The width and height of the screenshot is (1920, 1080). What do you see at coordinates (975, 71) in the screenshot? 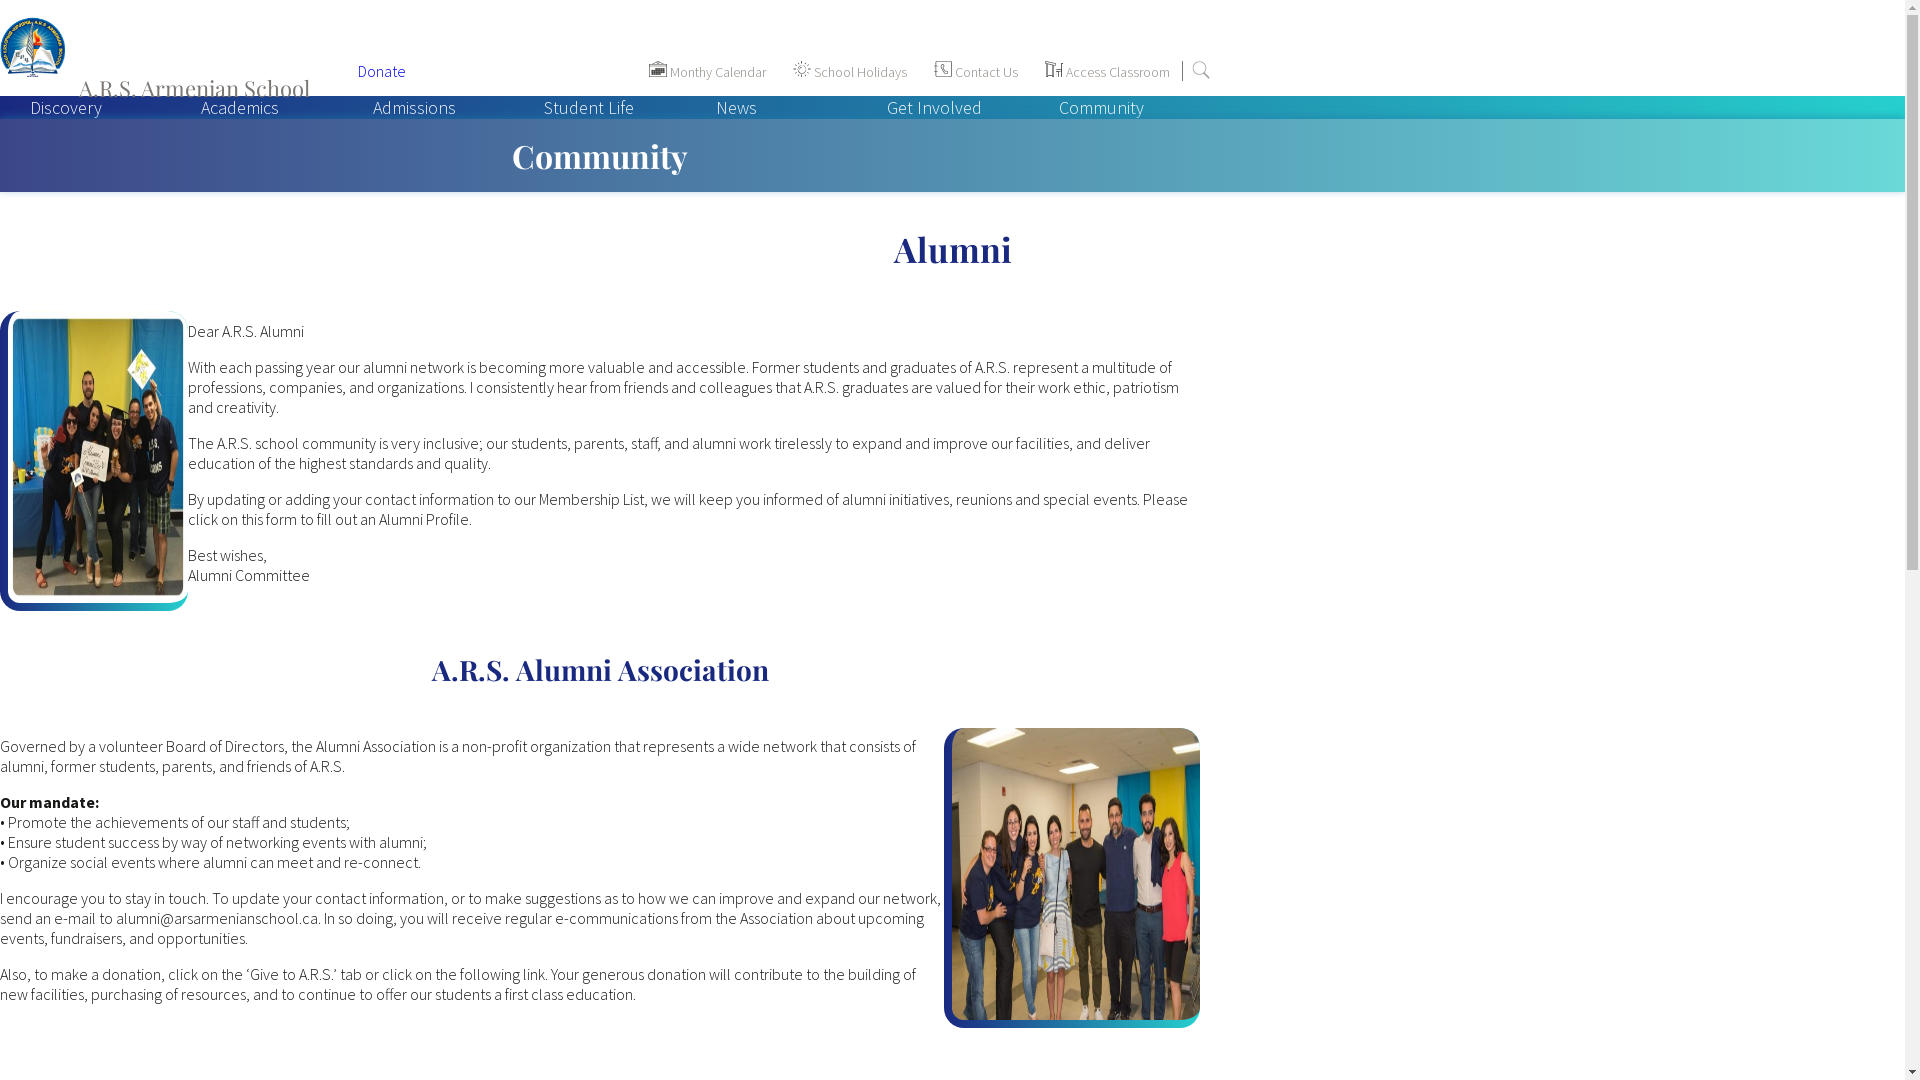
I see `'Contact Us'` at bounding box center [975, 71].